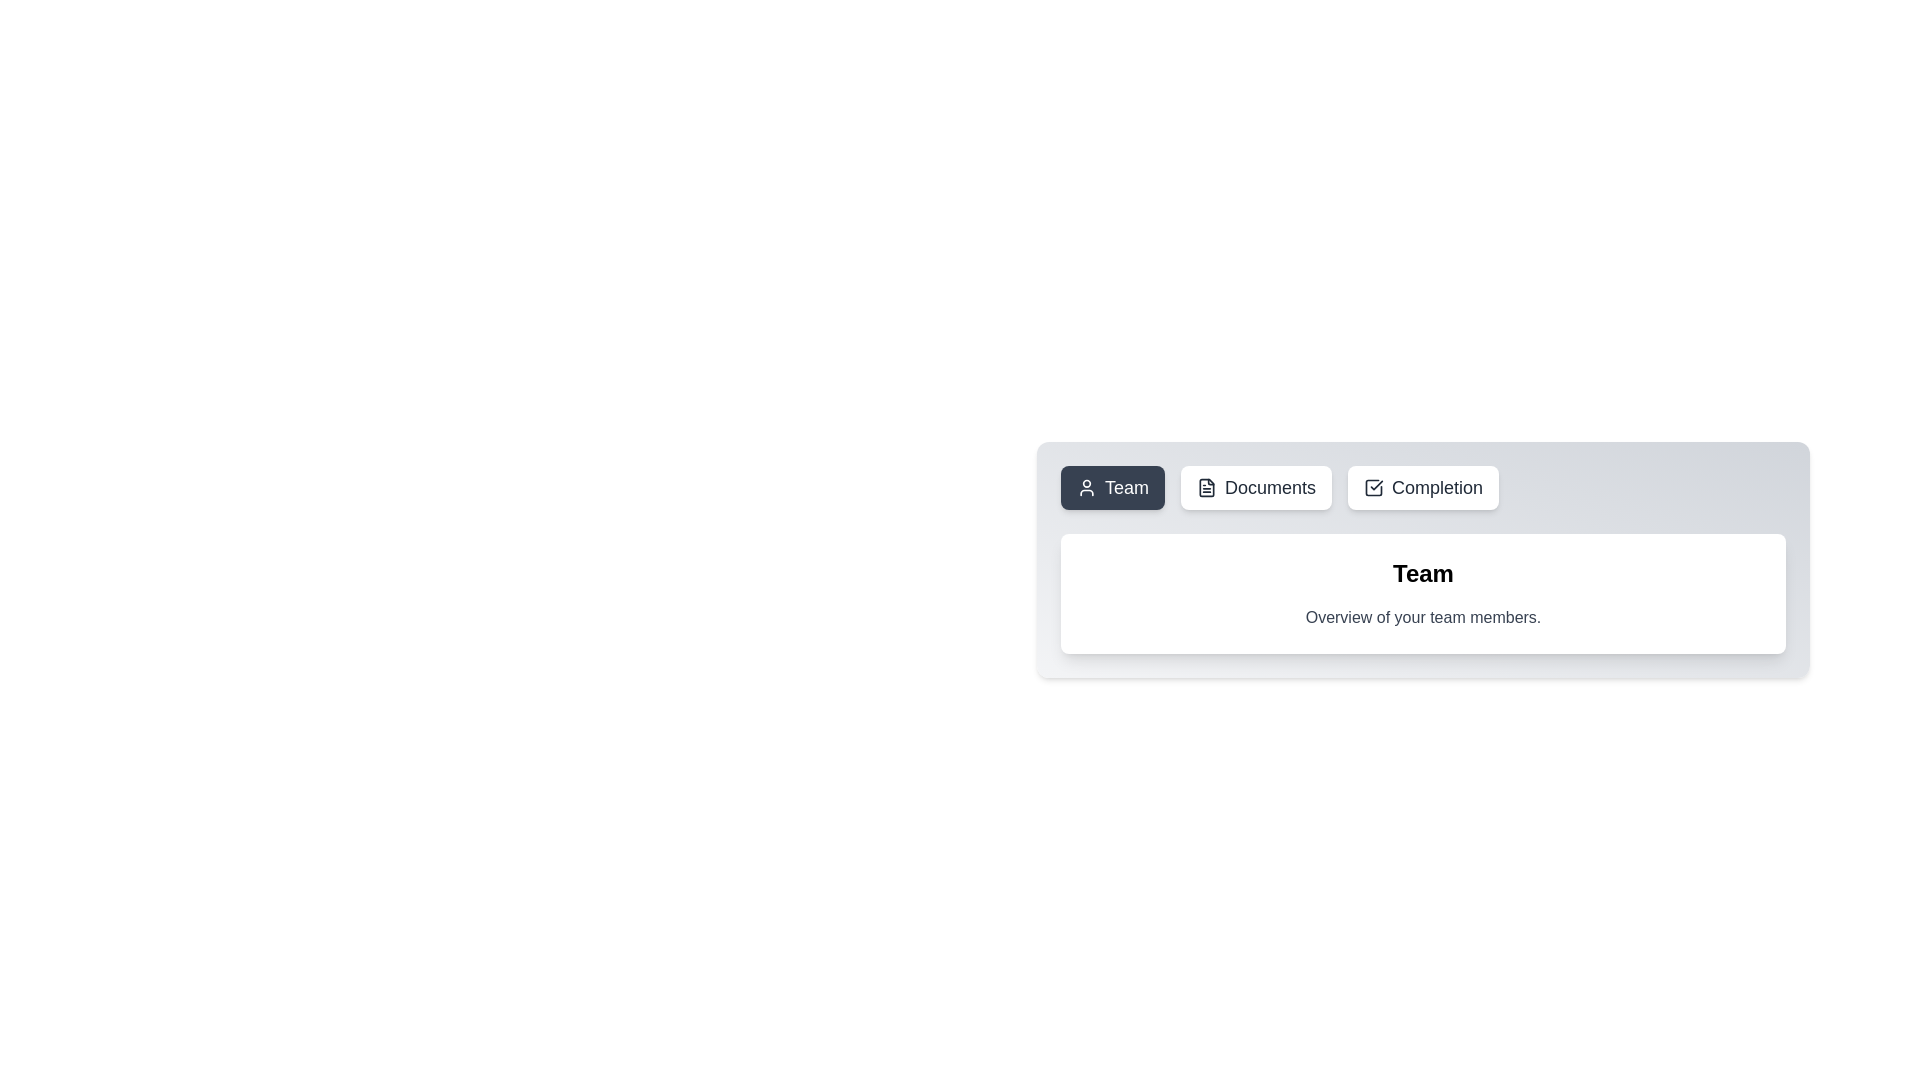 The image size is (1920, 1080). I want to click on the outlined file icon in the navigation bar, so click(1206, 488).